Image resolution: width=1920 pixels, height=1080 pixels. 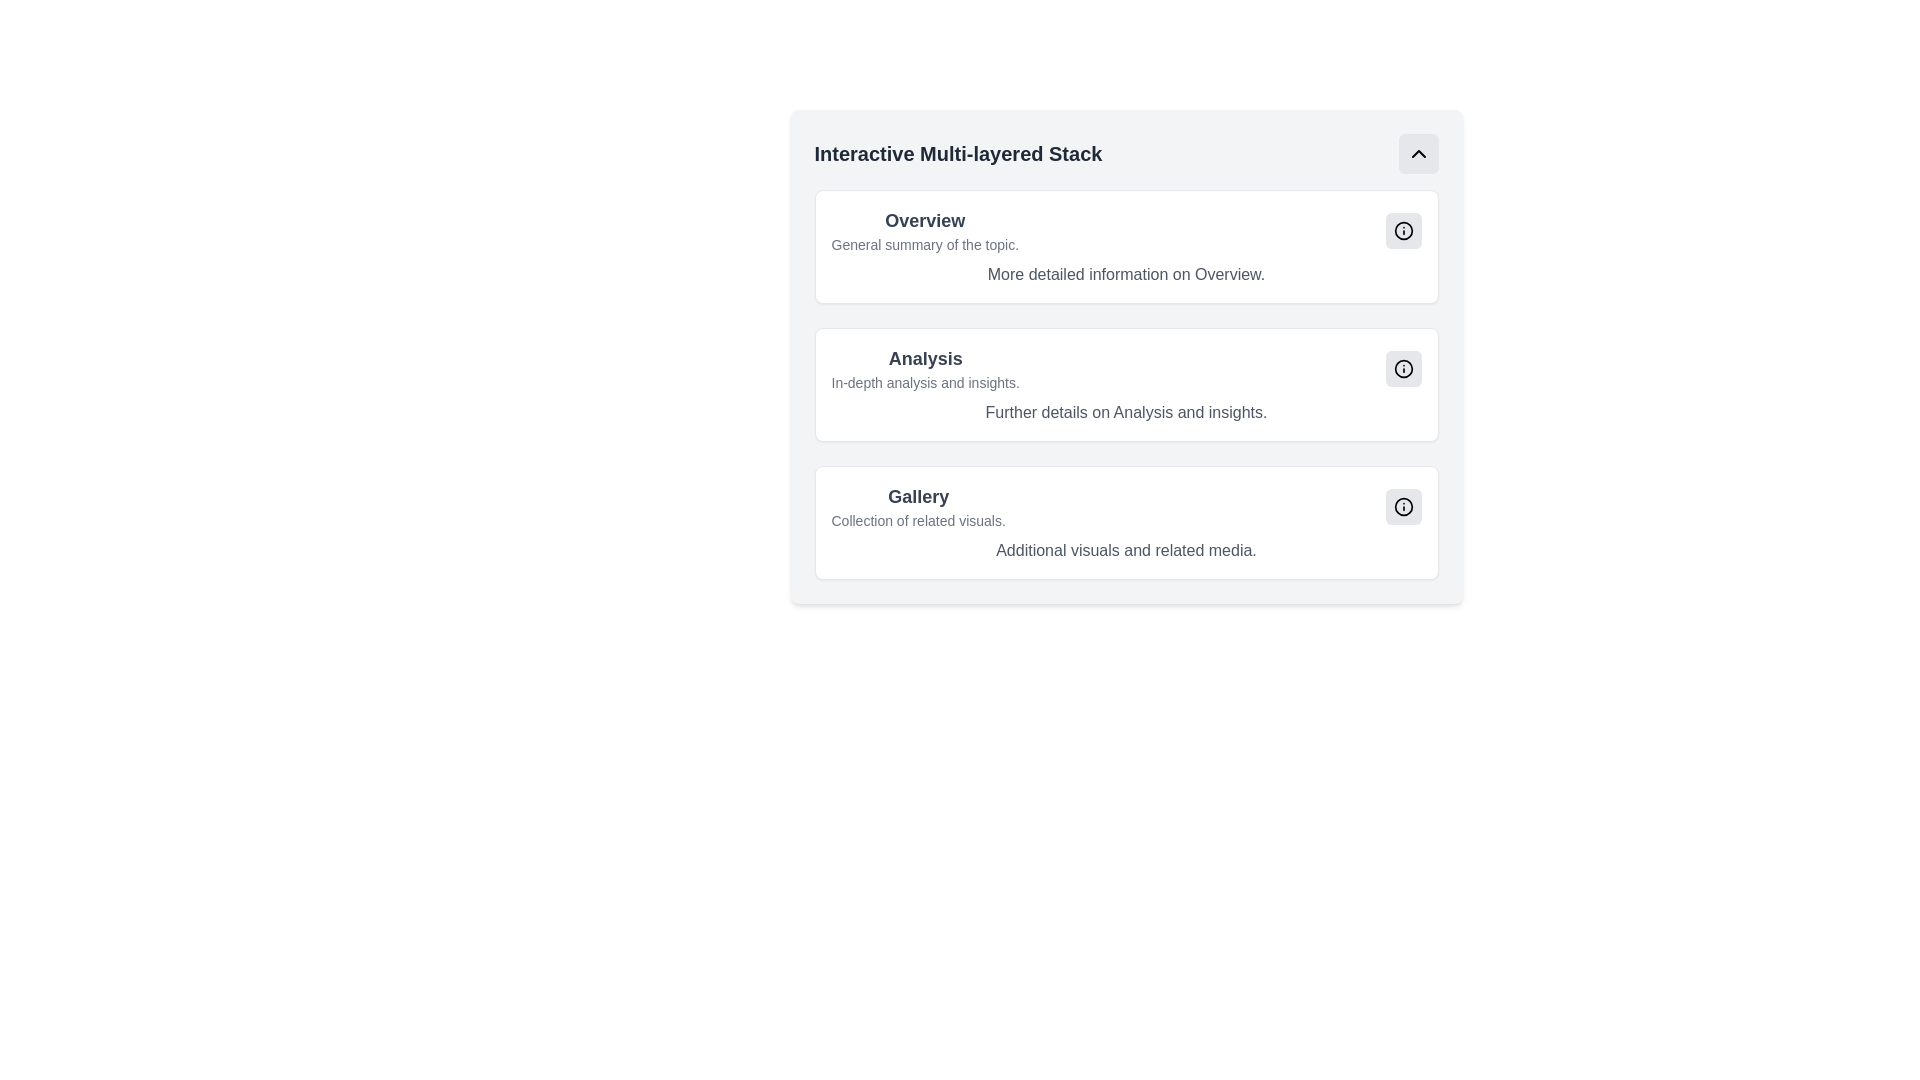 What do you see at coordinates (1126, 245) in the screenshot?
I see `the Informational Card titled 'Overview', which summarizes a topic and is the first card in a vertically stacked layout above the 'Analysis' and 'Gallery' cards` at bounding box center [1126, 245].